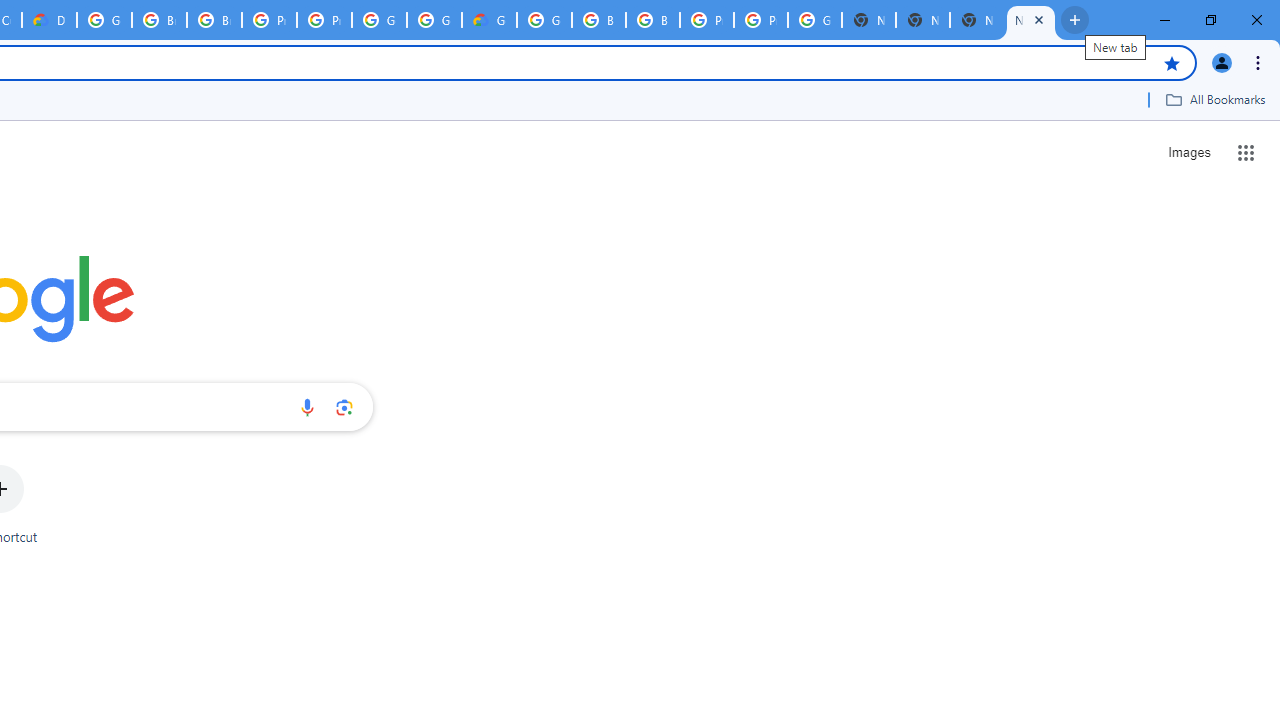  Describe the element at coordinates (1031, 20) in the screenshot. I see `'New Tab'` at that location.